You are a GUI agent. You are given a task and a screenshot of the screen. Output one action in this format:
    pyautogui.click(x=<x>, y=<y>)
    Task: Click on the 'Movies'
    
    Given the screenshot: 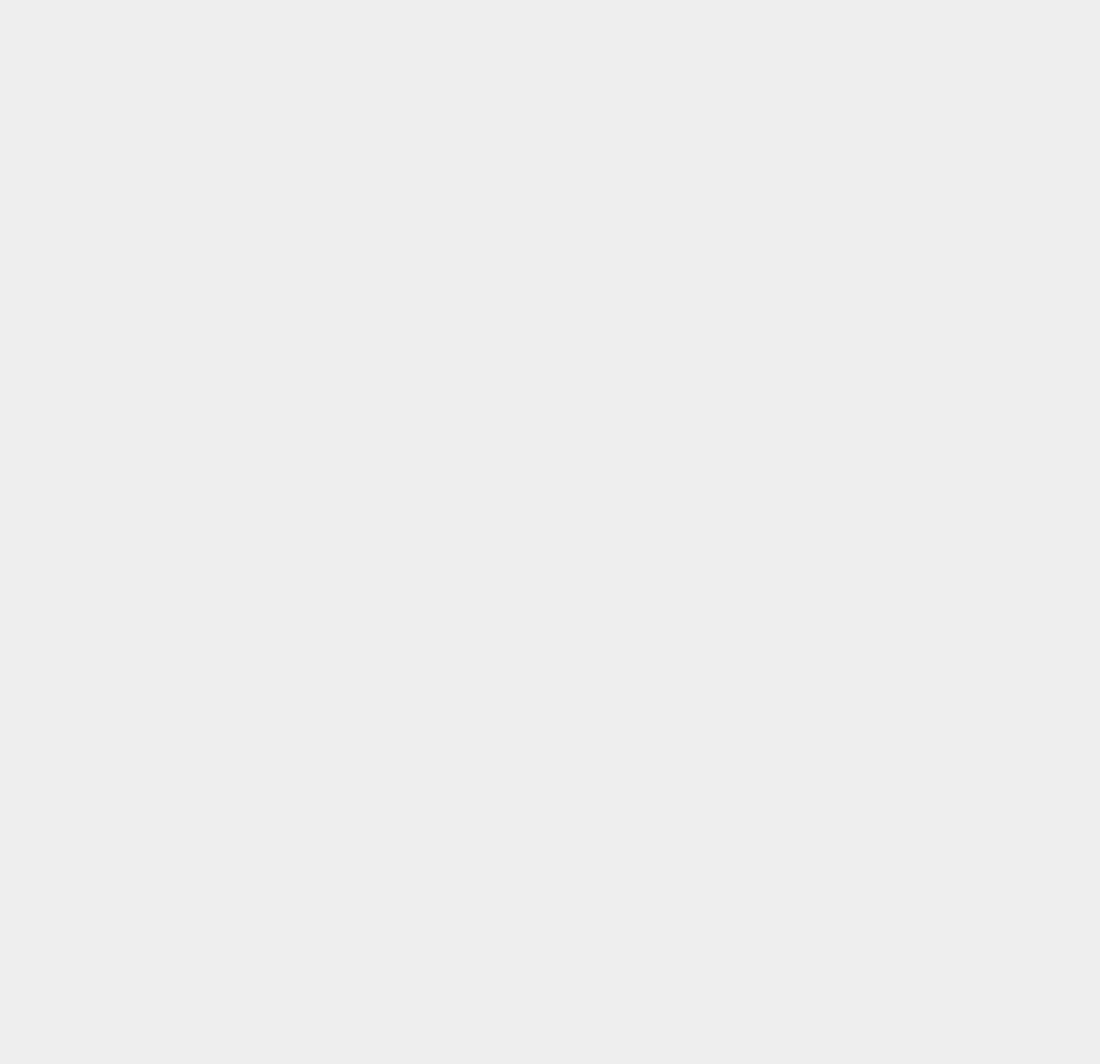 What is the action you would take?
    pyautogui.click(x=778, y=836)
    